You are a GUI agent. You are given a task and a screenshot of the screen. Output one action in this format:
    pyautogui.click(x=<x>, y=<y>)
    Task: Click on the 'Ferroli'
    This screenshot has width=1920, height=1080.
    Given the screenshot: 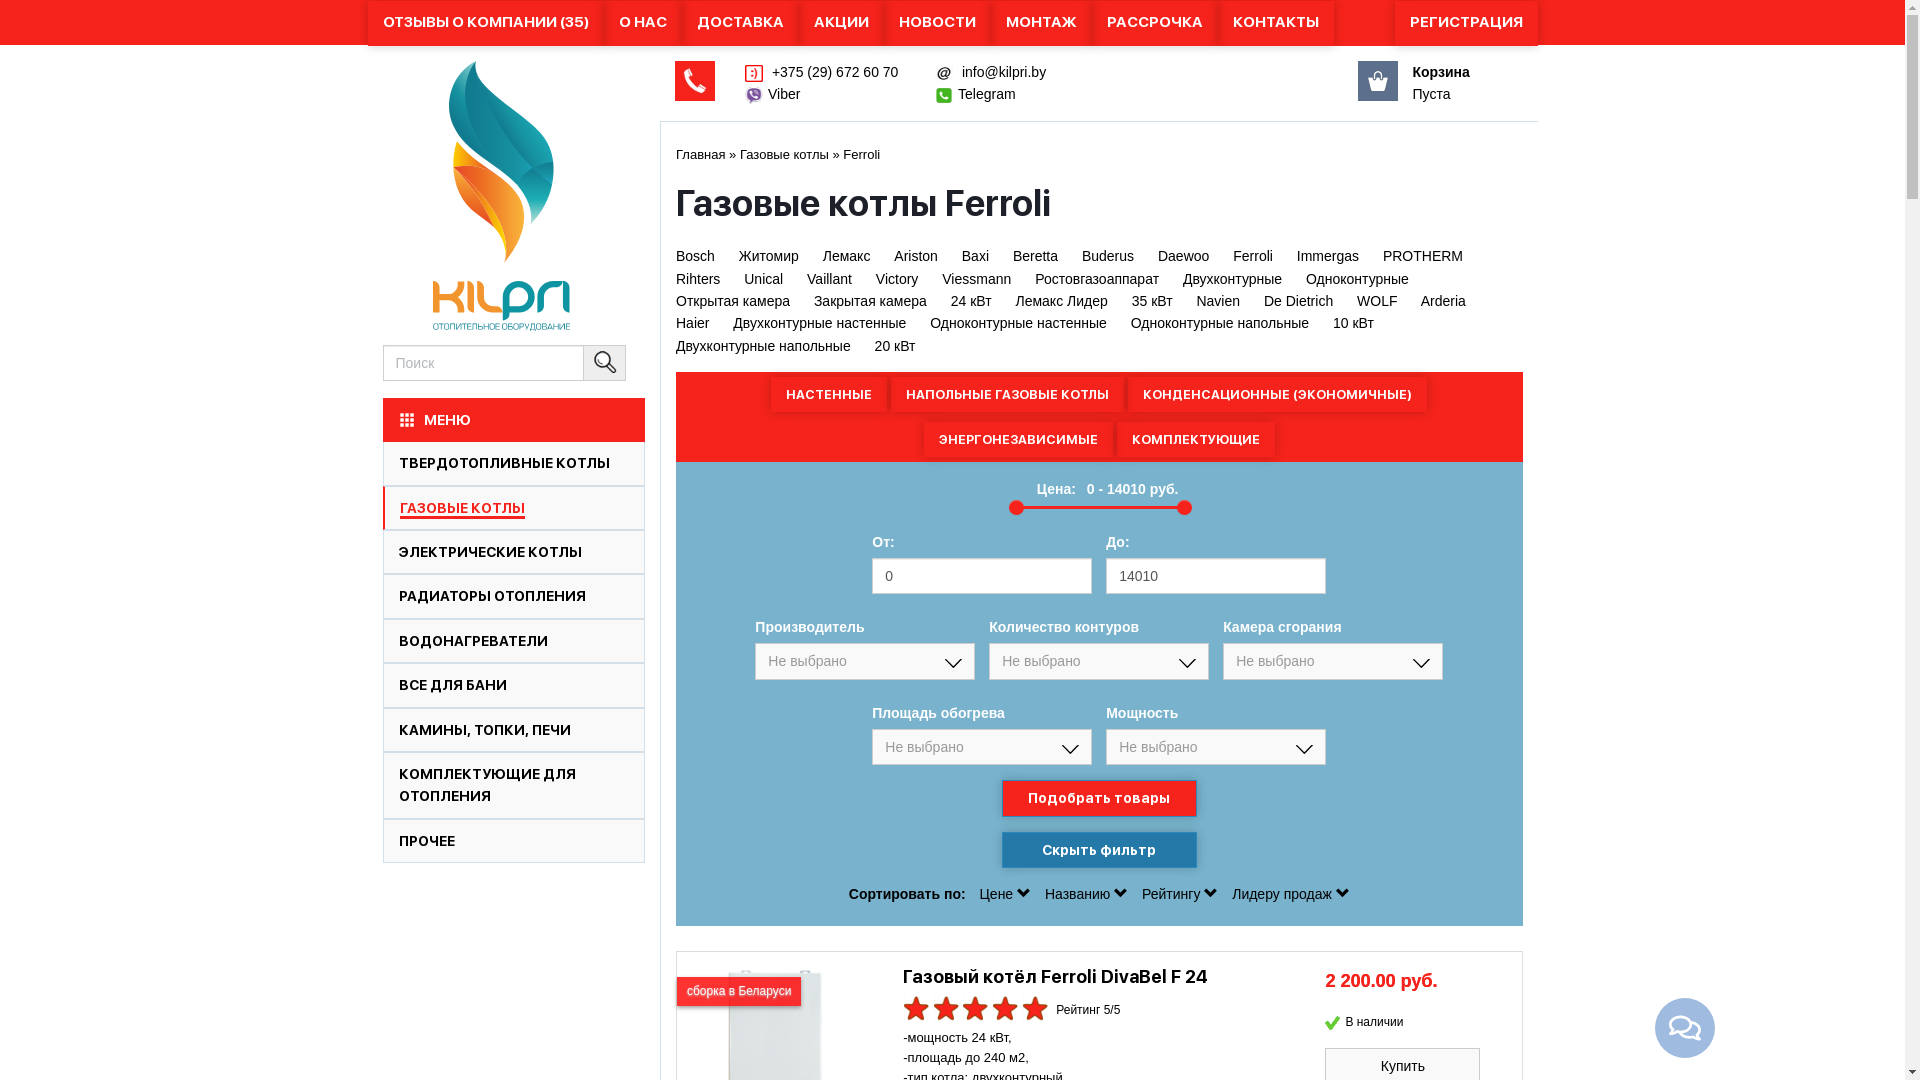 What is the action you would take?
    pyautogui.click(x=1251, y=254)
    